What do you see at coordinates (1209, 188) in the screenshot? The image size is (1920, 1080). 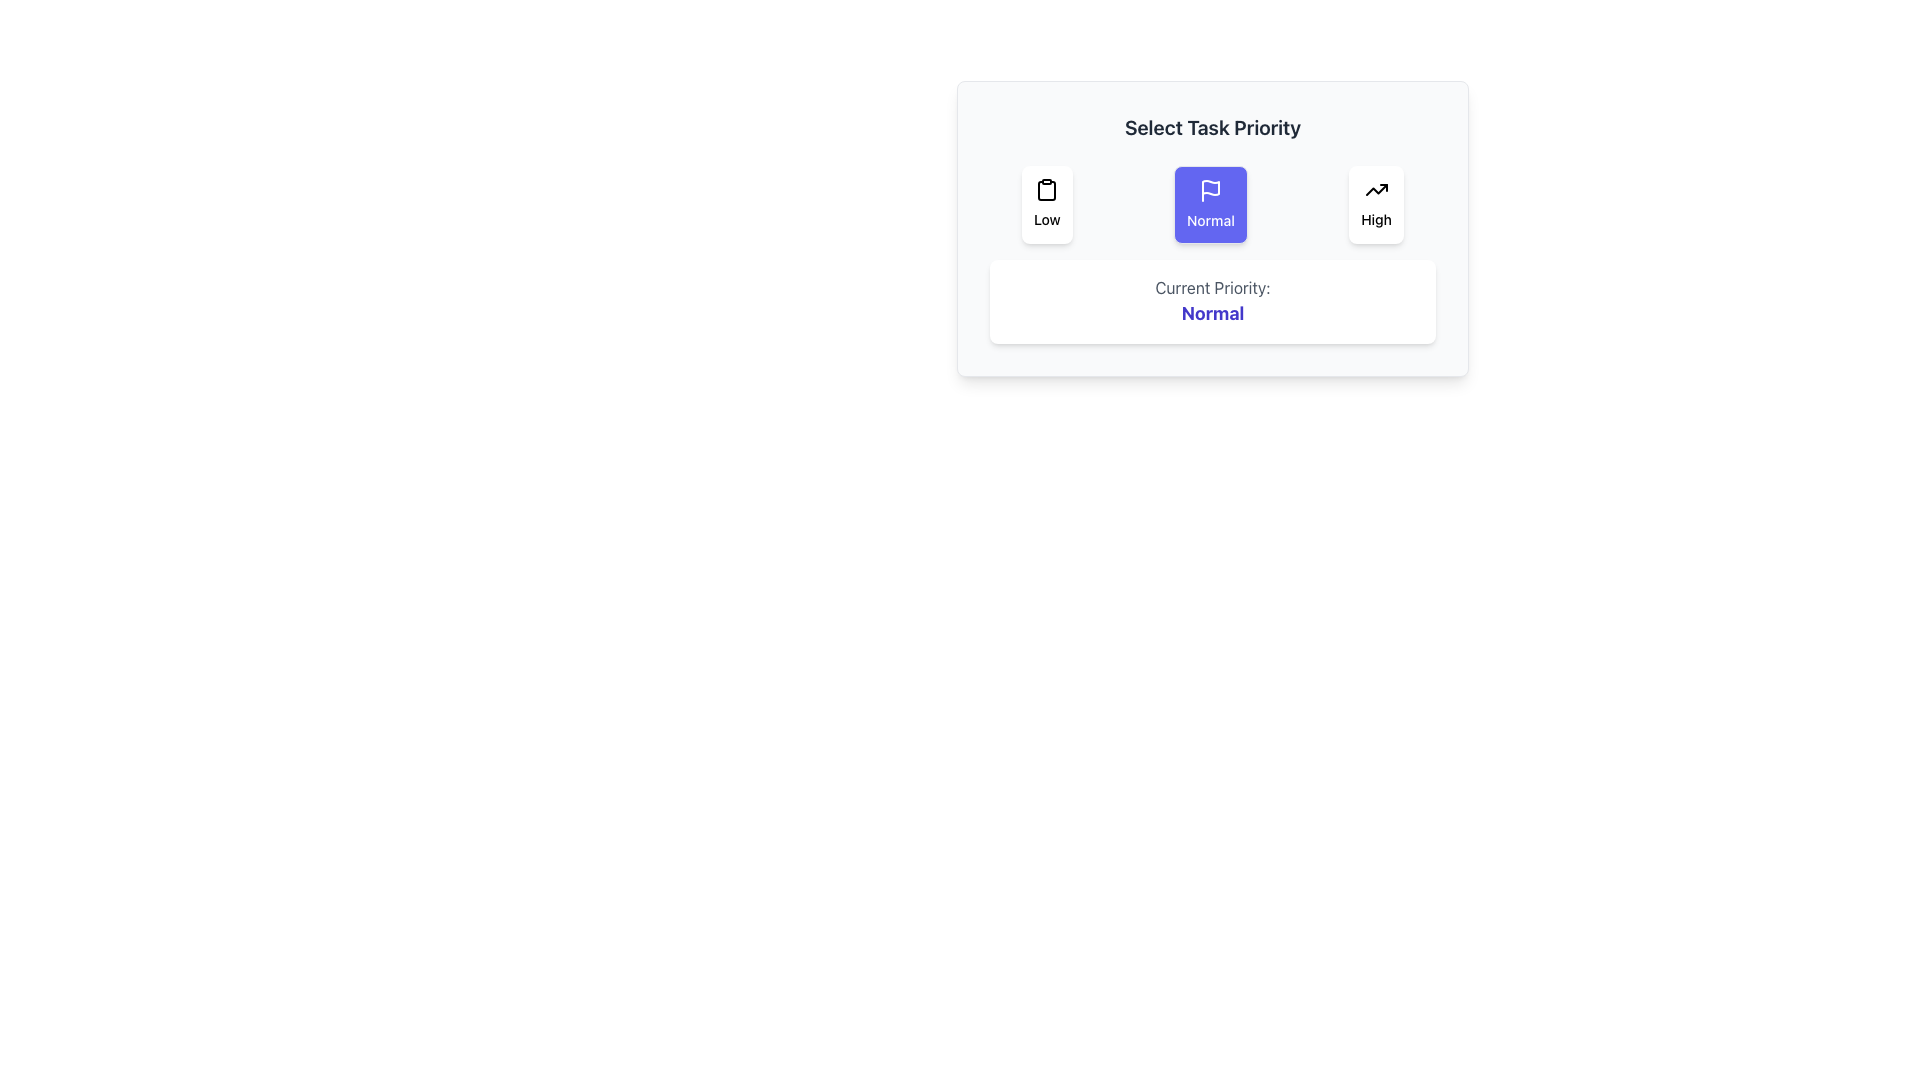 I see `the blue flag icon with red markings, located centrally in the 'Normal' selection button of the task priority selection panel` at bounding box center [1209, 188].